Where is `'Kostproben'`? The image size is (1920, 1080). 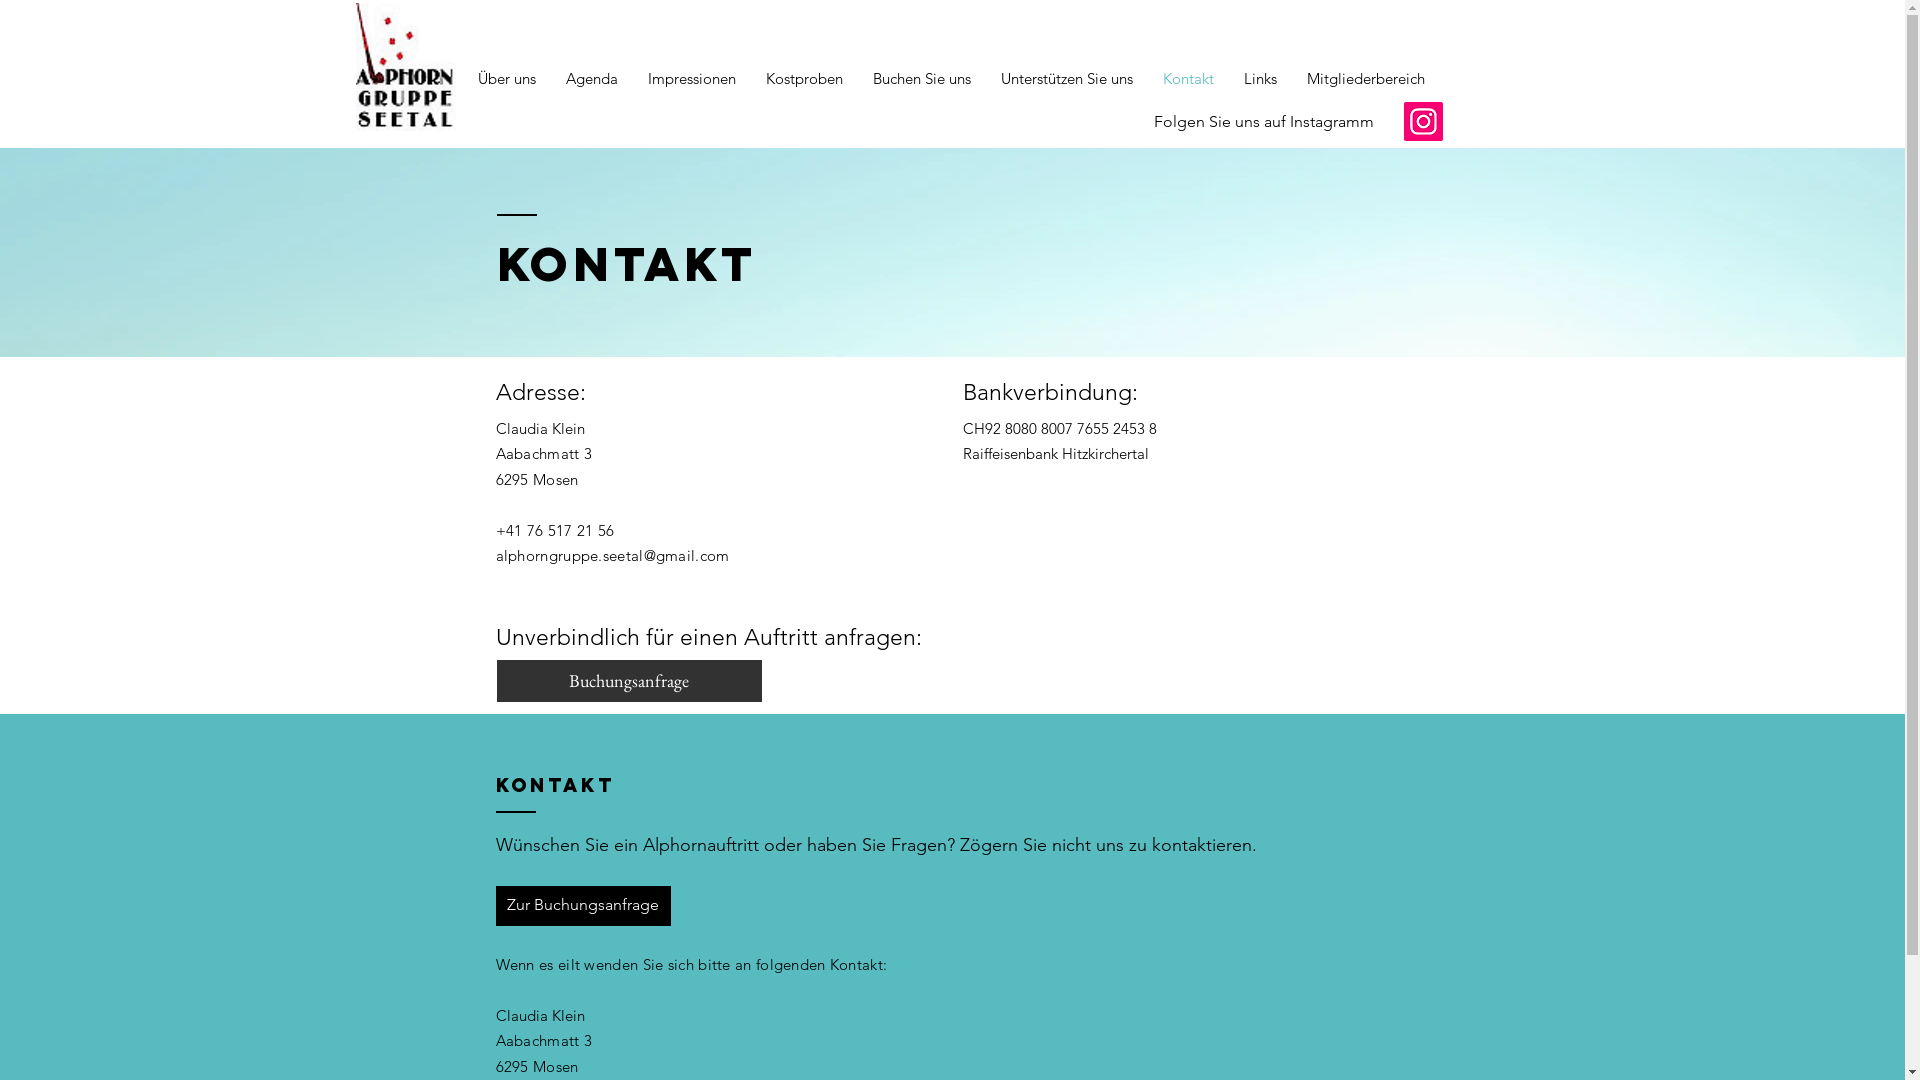
'Kostproben' is located at coordinates (748, 77).